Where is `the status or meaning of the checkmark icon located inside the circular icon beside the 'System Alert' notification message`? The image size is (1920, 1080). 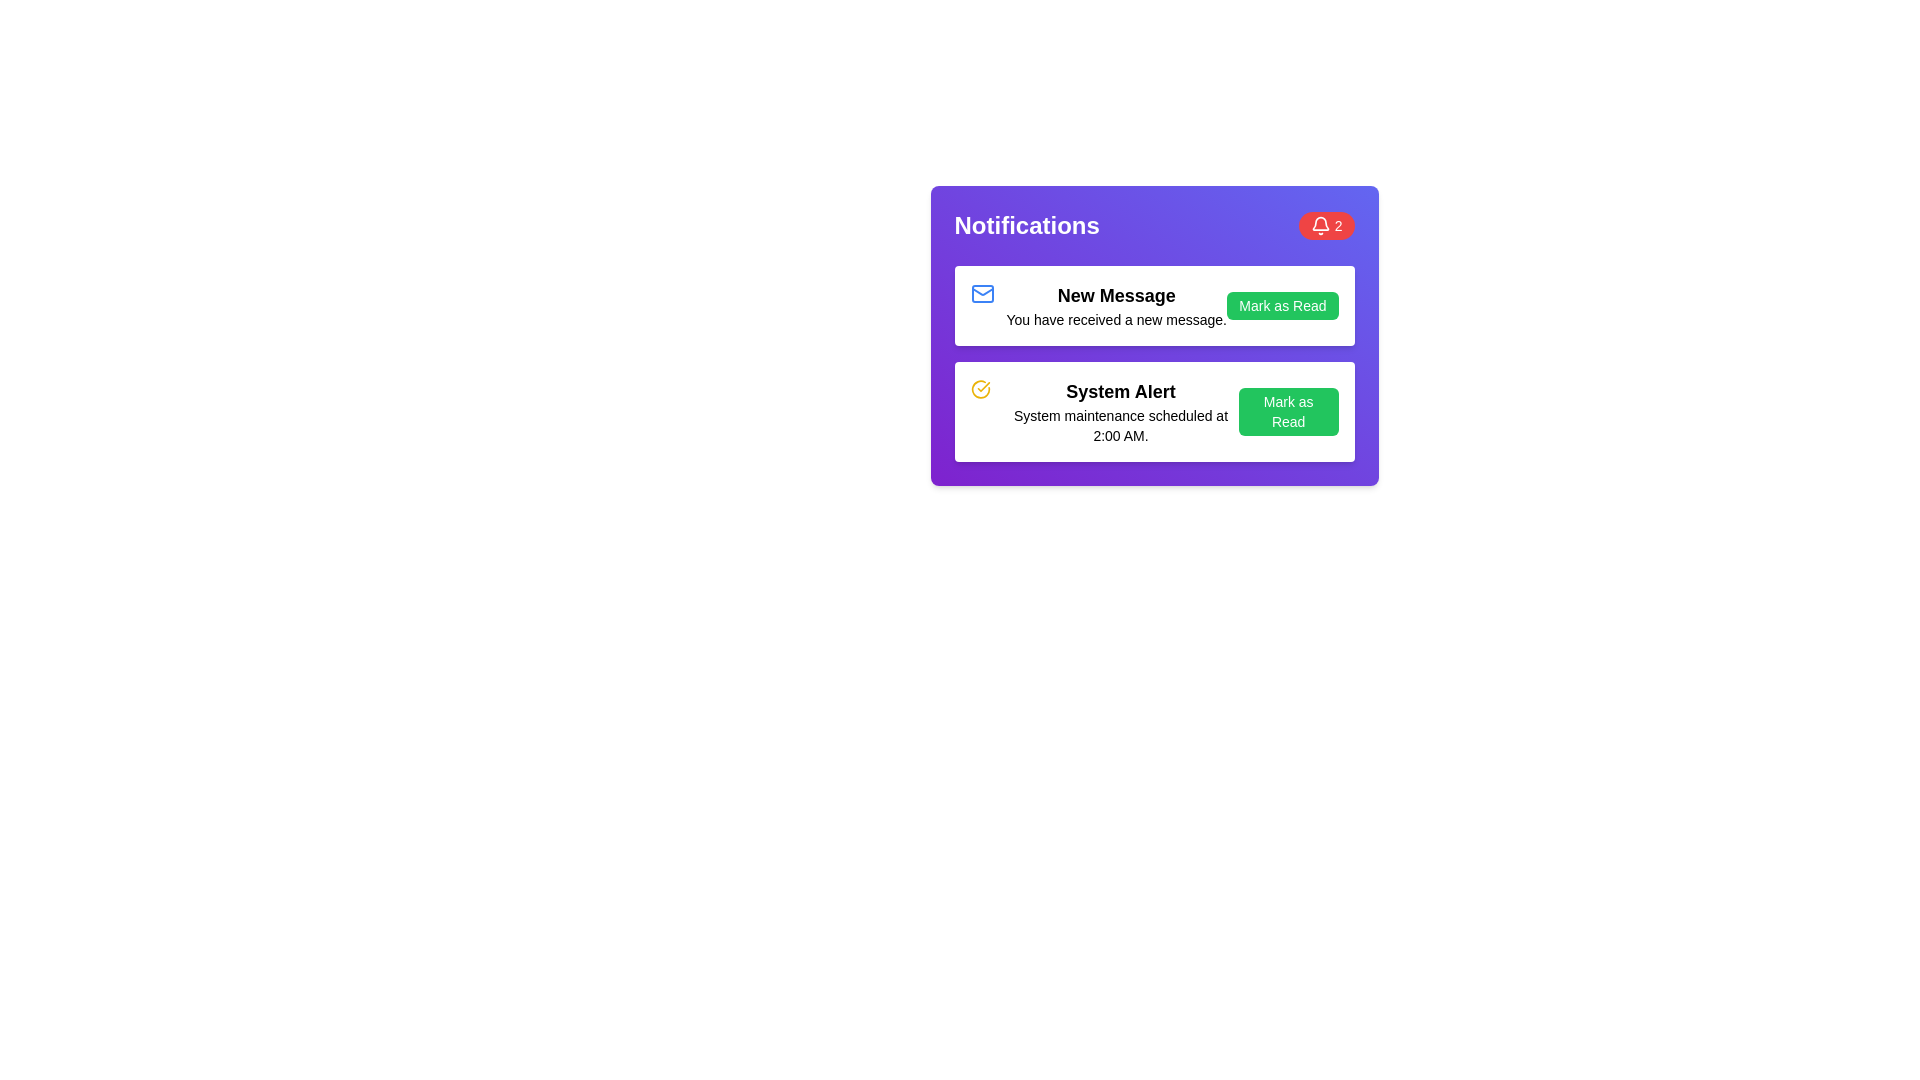 the status or meaning of the checkmark icon located inside the circular icon beside the 'System Alert' notification message is located at coordinates (983, 387).